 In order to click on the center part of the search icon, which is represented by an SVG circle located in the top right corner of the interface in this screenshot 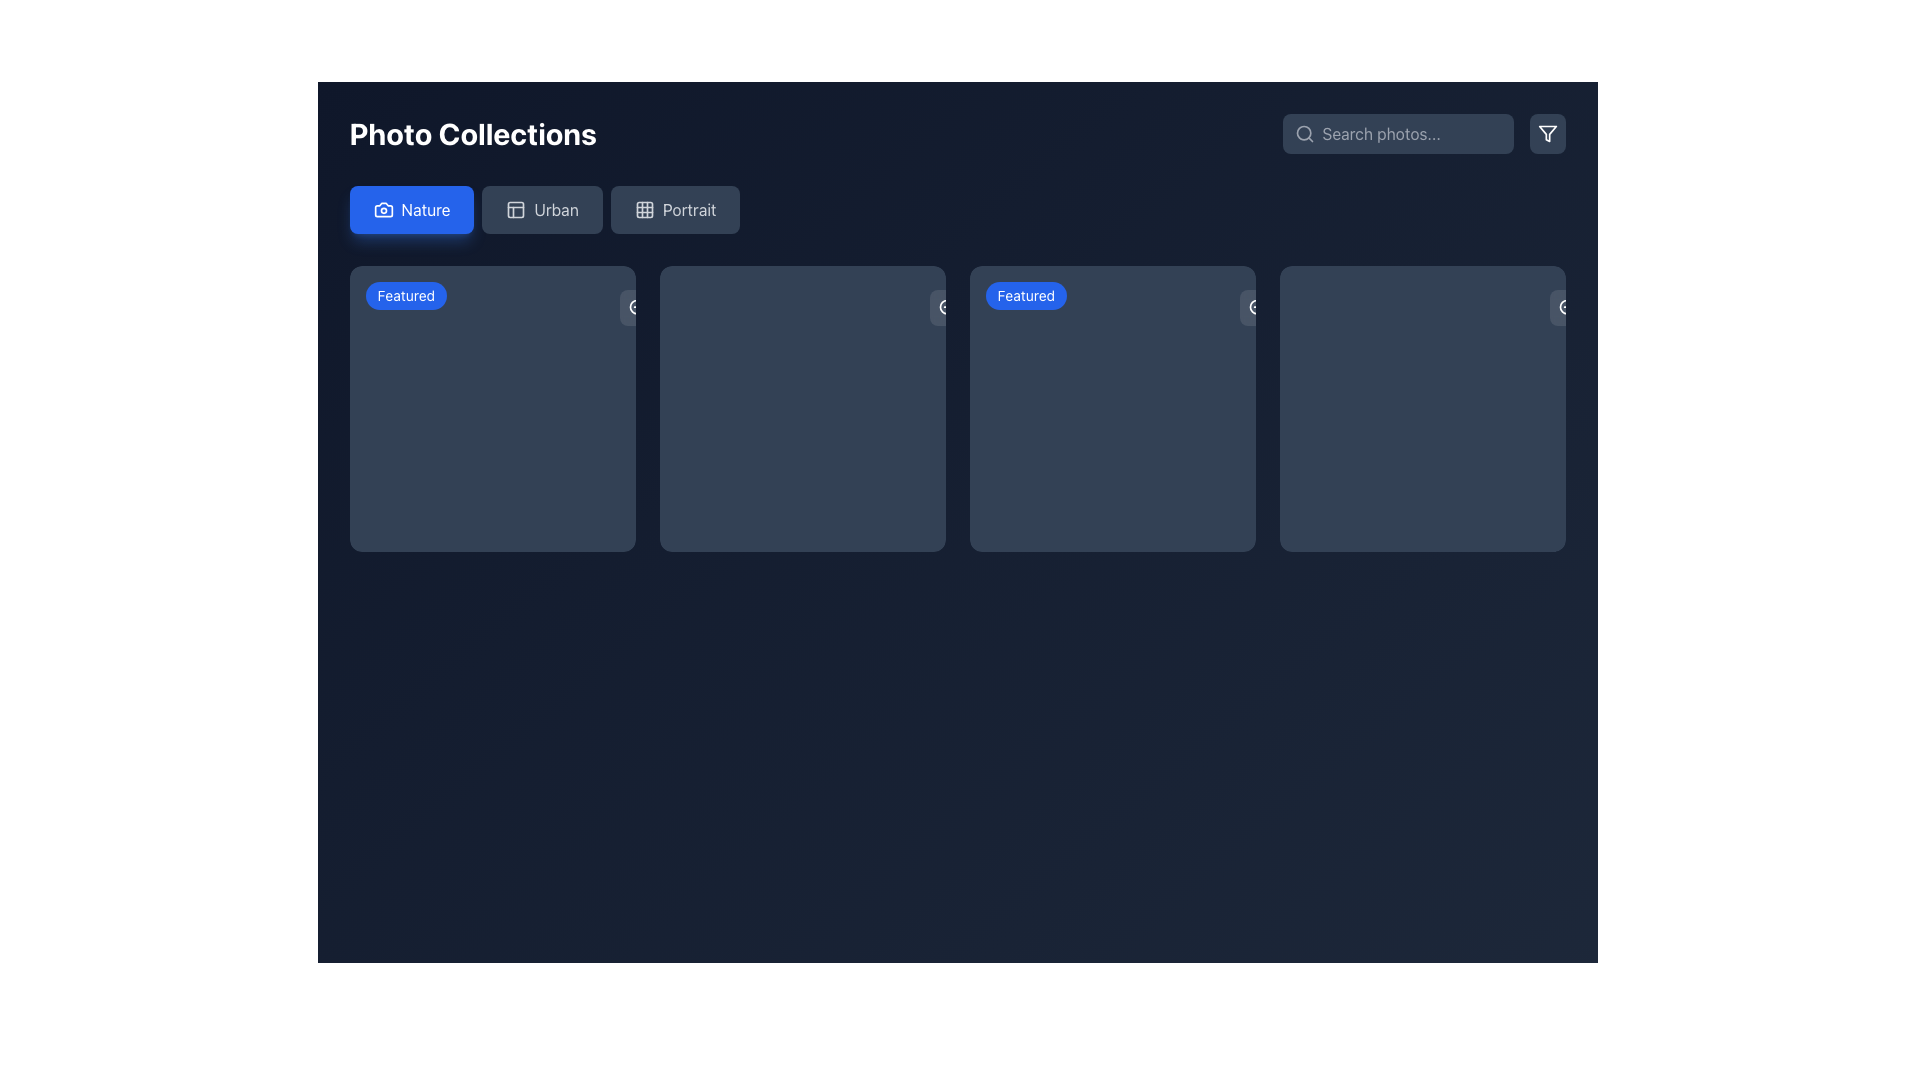, I will do `click(1303, 133)`.